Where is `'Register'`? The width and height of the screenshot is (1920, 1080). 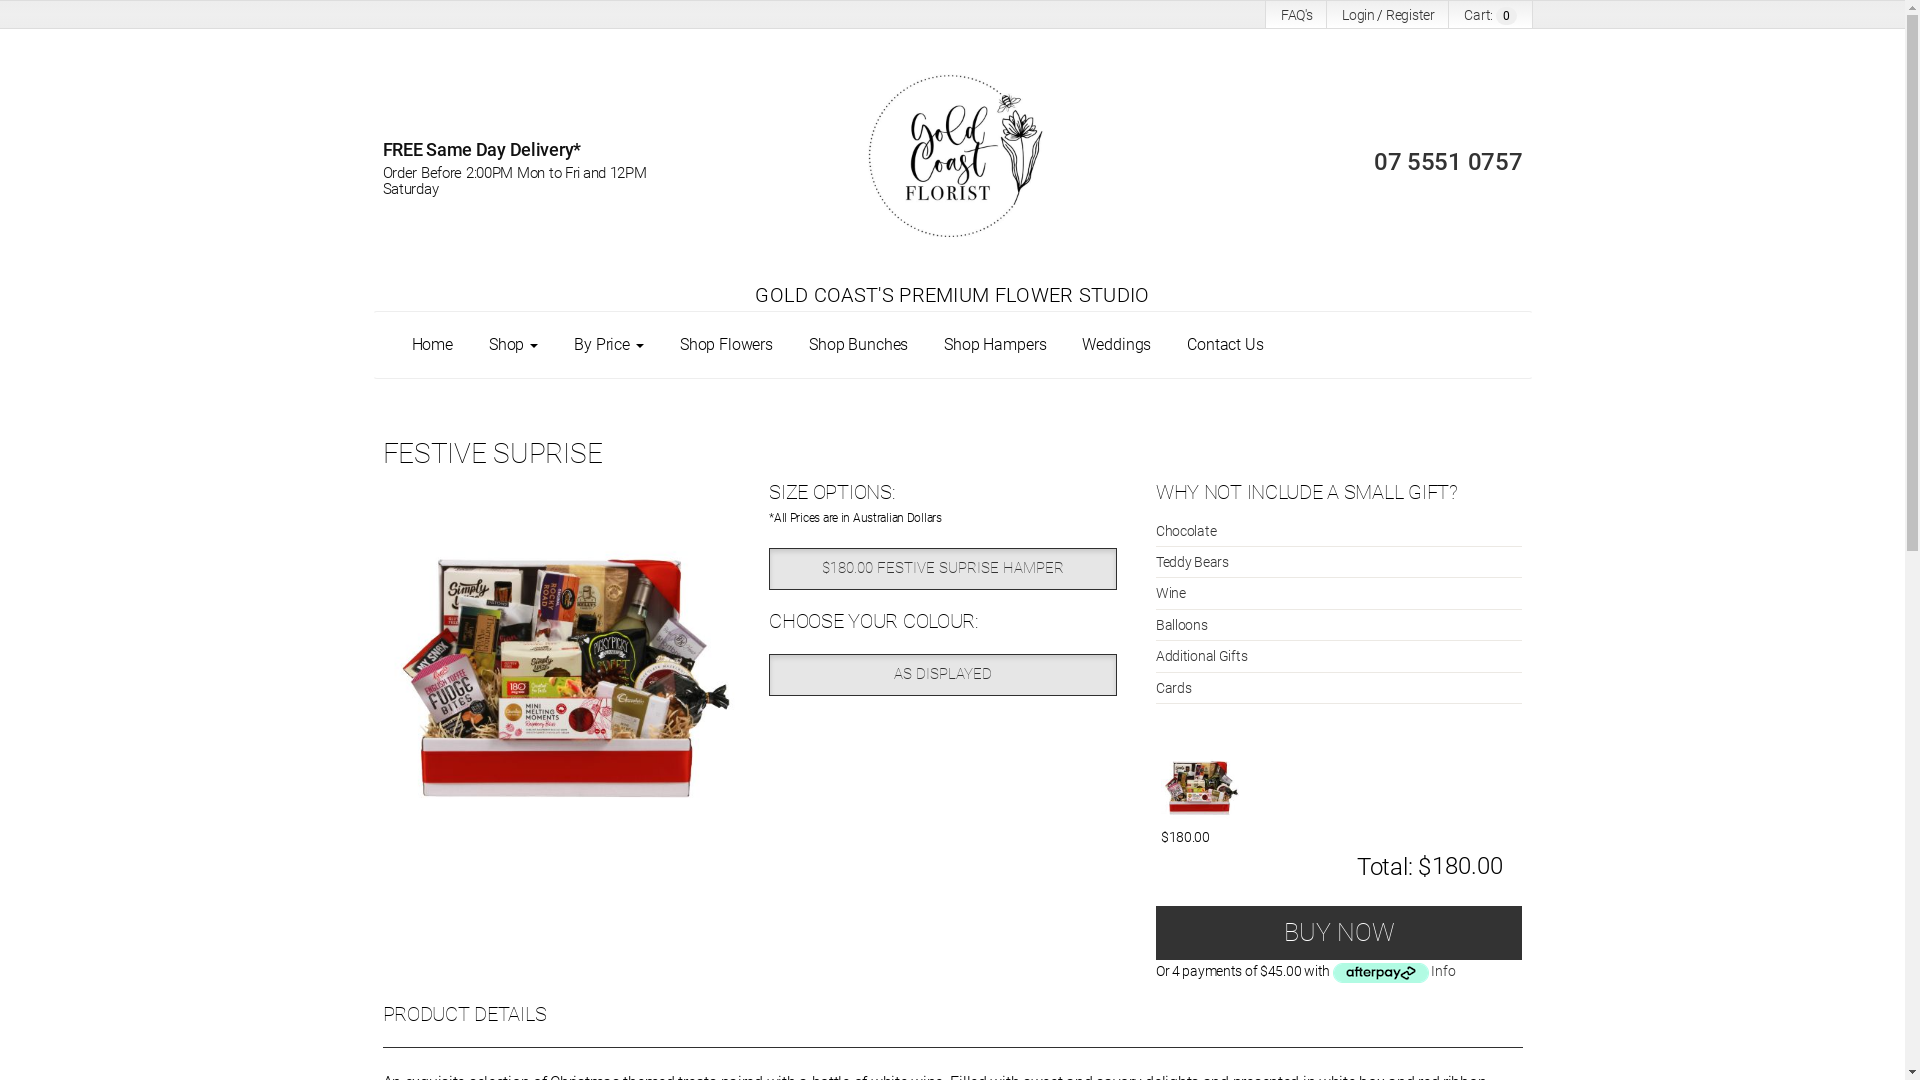
'Register' is located at coordinates (1409, 15).